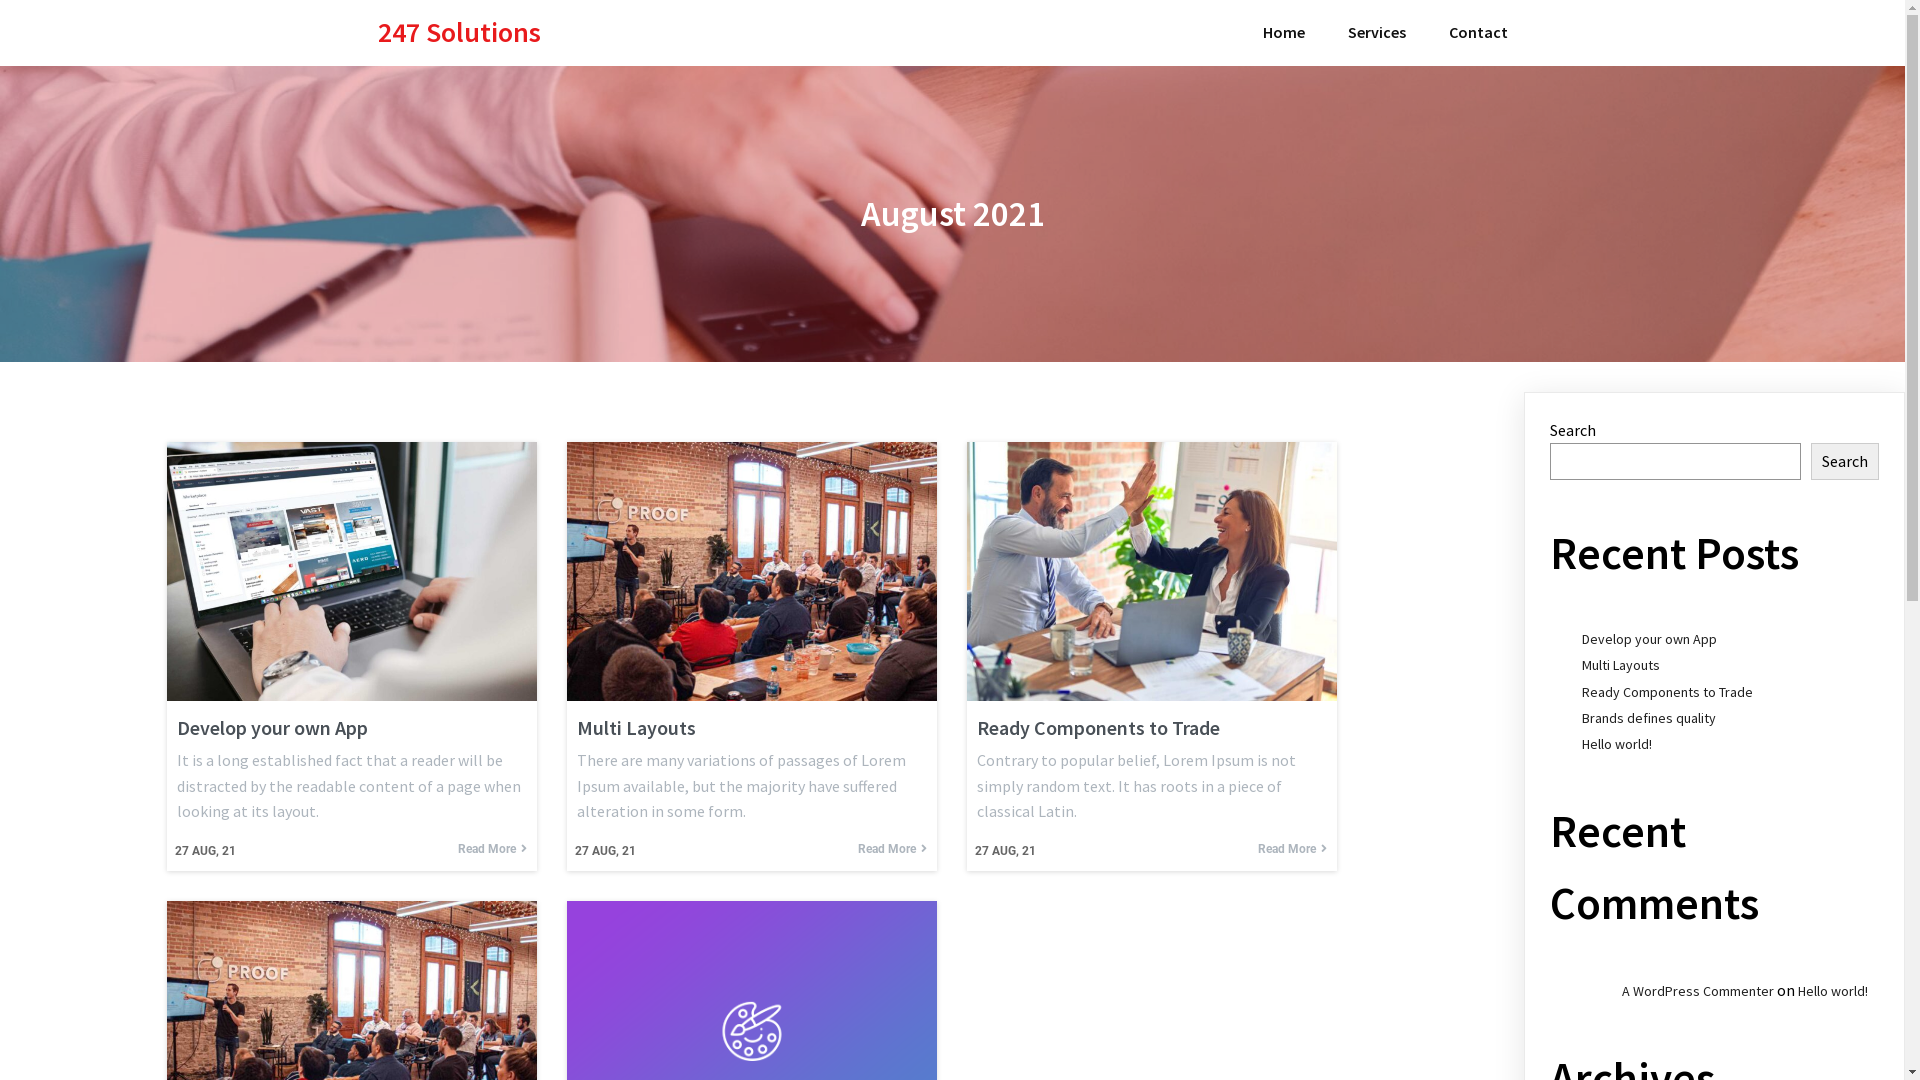  What do you see at coordinates (1649, 716) in the screenshot?
I see `'Brands defines quality'` at bounding box center [1649, 716].